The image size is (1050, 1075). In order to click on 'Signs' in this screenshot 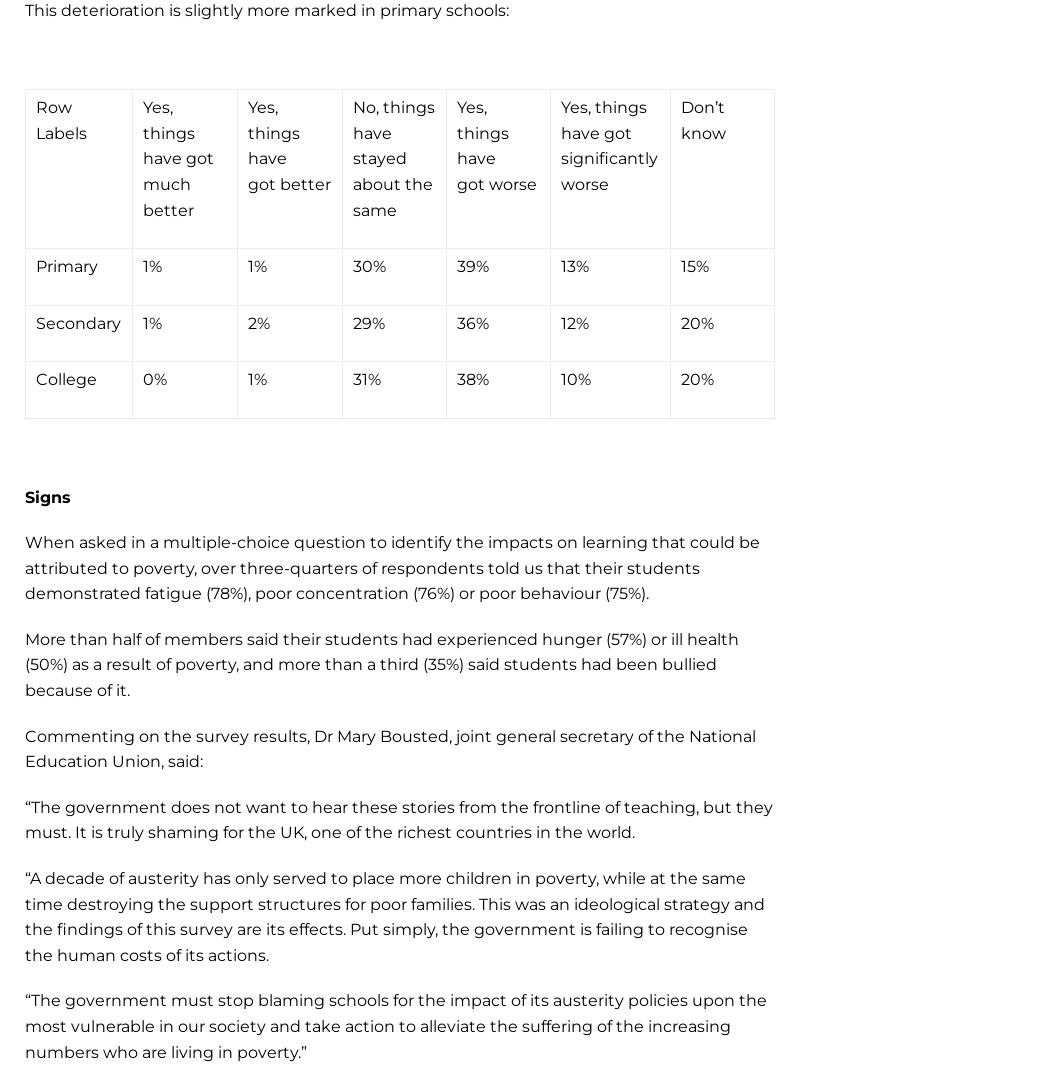, I will do `click(46, 495)`.